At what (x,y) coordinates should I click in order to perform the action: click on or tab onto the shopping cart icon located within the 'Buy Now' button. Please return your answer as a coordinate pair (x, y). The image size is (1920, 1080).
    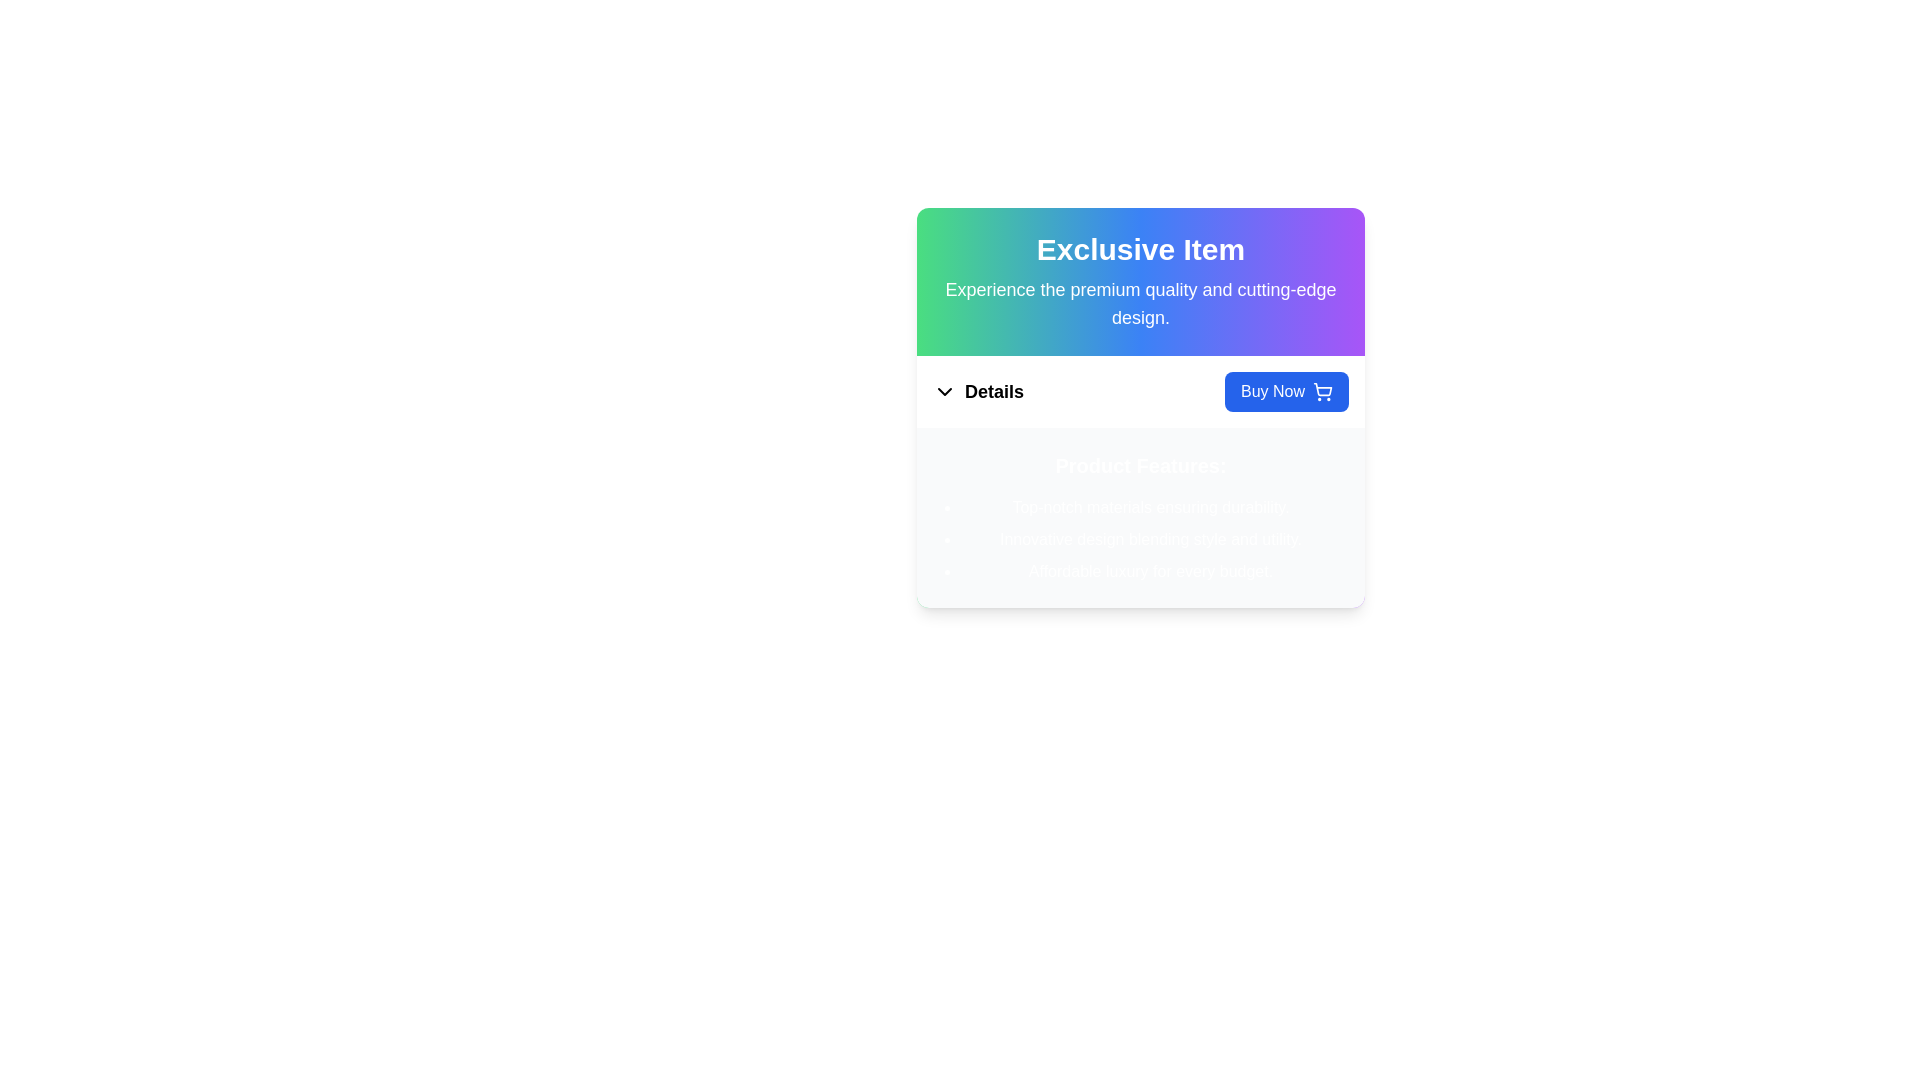
    Looking at the image, I should click on (1323, 392).